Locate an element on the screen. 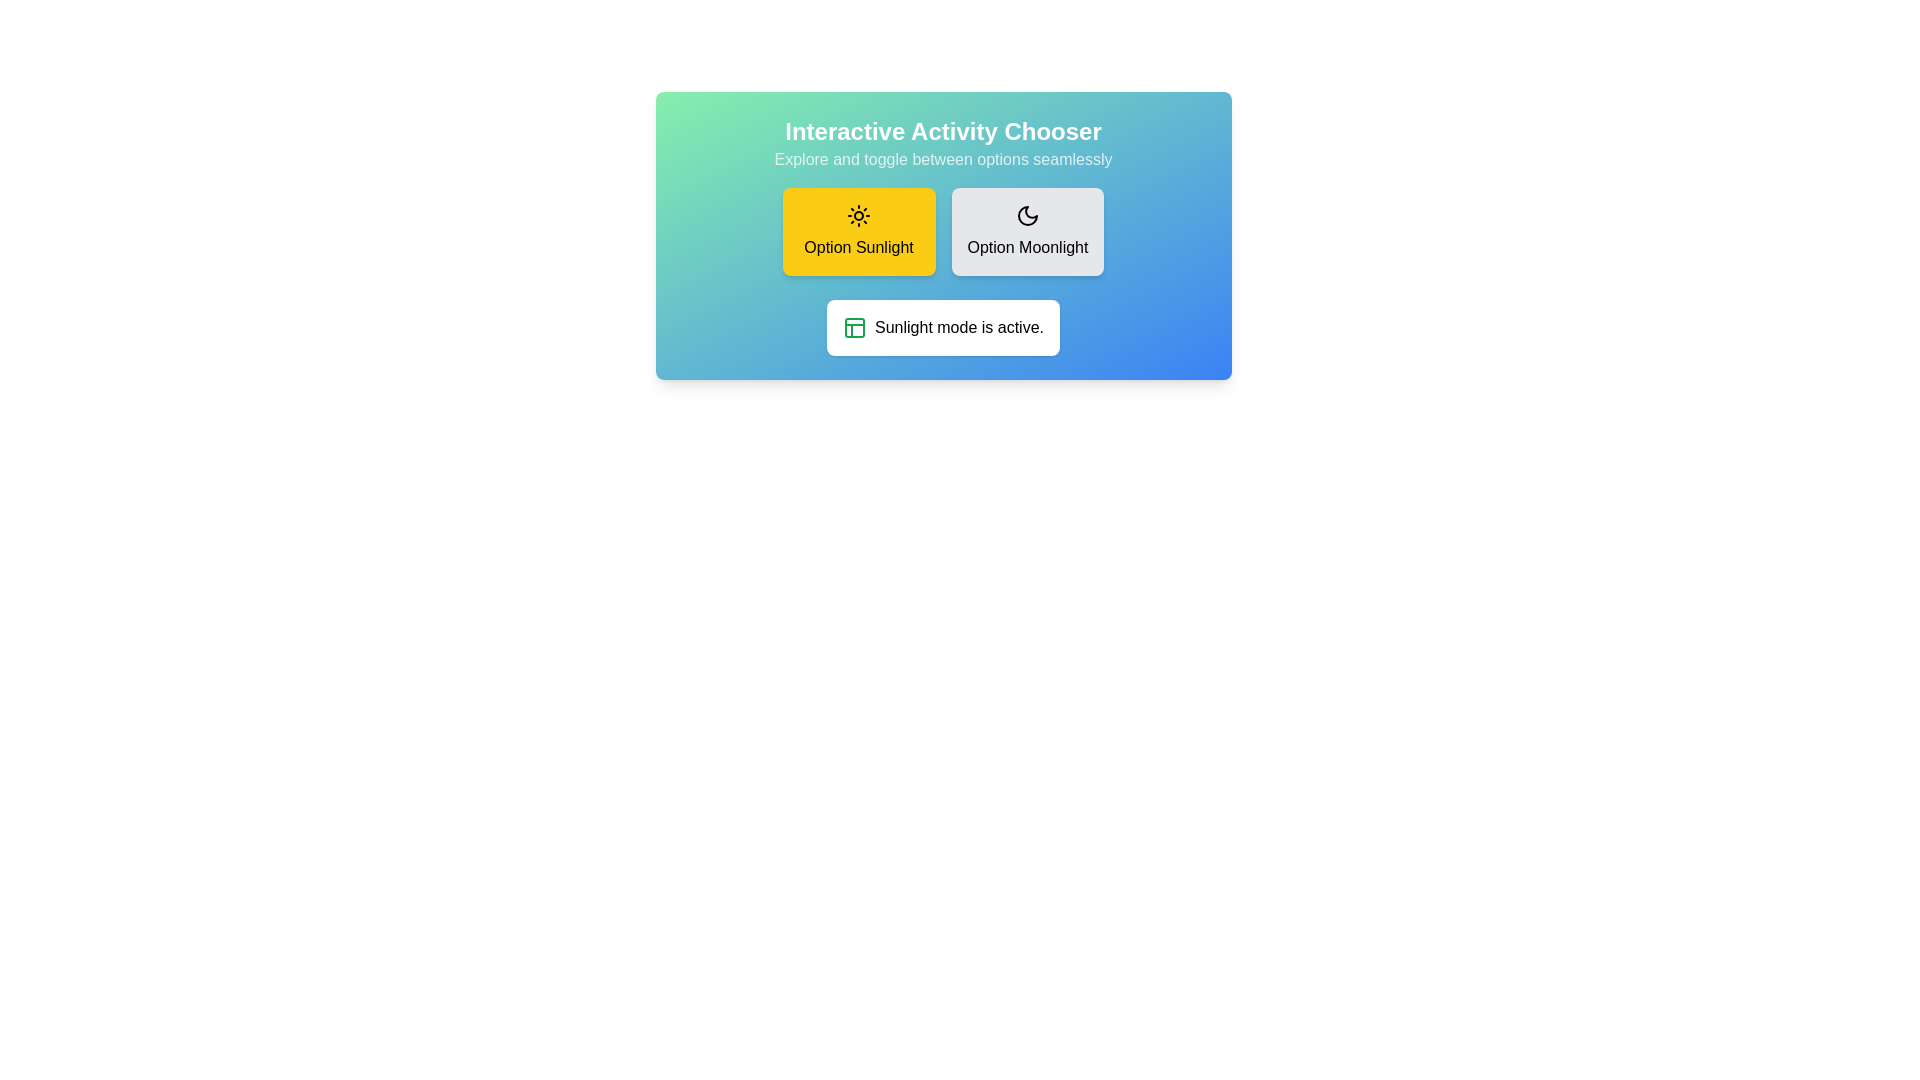 The image size is (1920, 1080). textual header element titled 'Interactive Activity Chooser' which contains information about exploring and toggling options seamlessly is located at coordinates (942, 142).